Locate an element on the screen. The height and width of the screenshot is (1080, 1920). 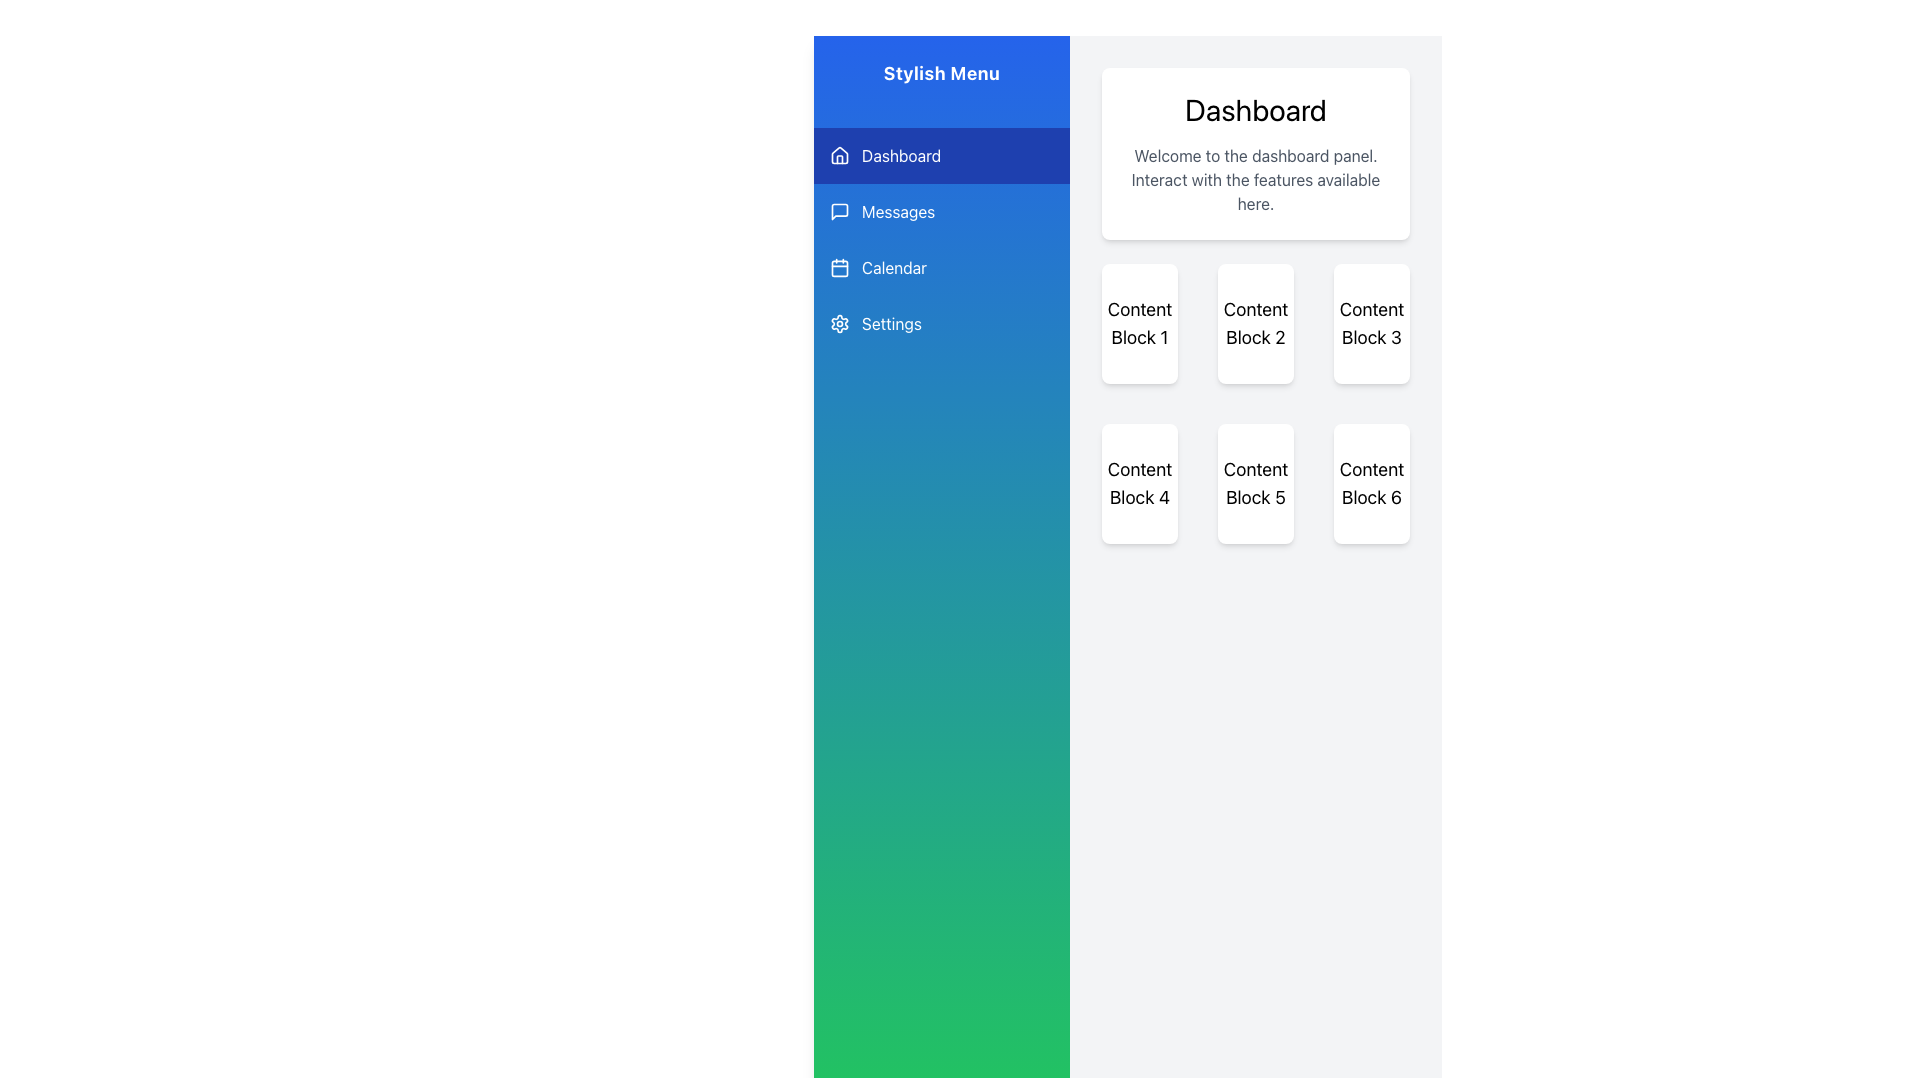
the settings icon located to the left of the 'Settings' text in the fourth item of the vertical menu in the left sidebar is located at coordinates (840, 323).